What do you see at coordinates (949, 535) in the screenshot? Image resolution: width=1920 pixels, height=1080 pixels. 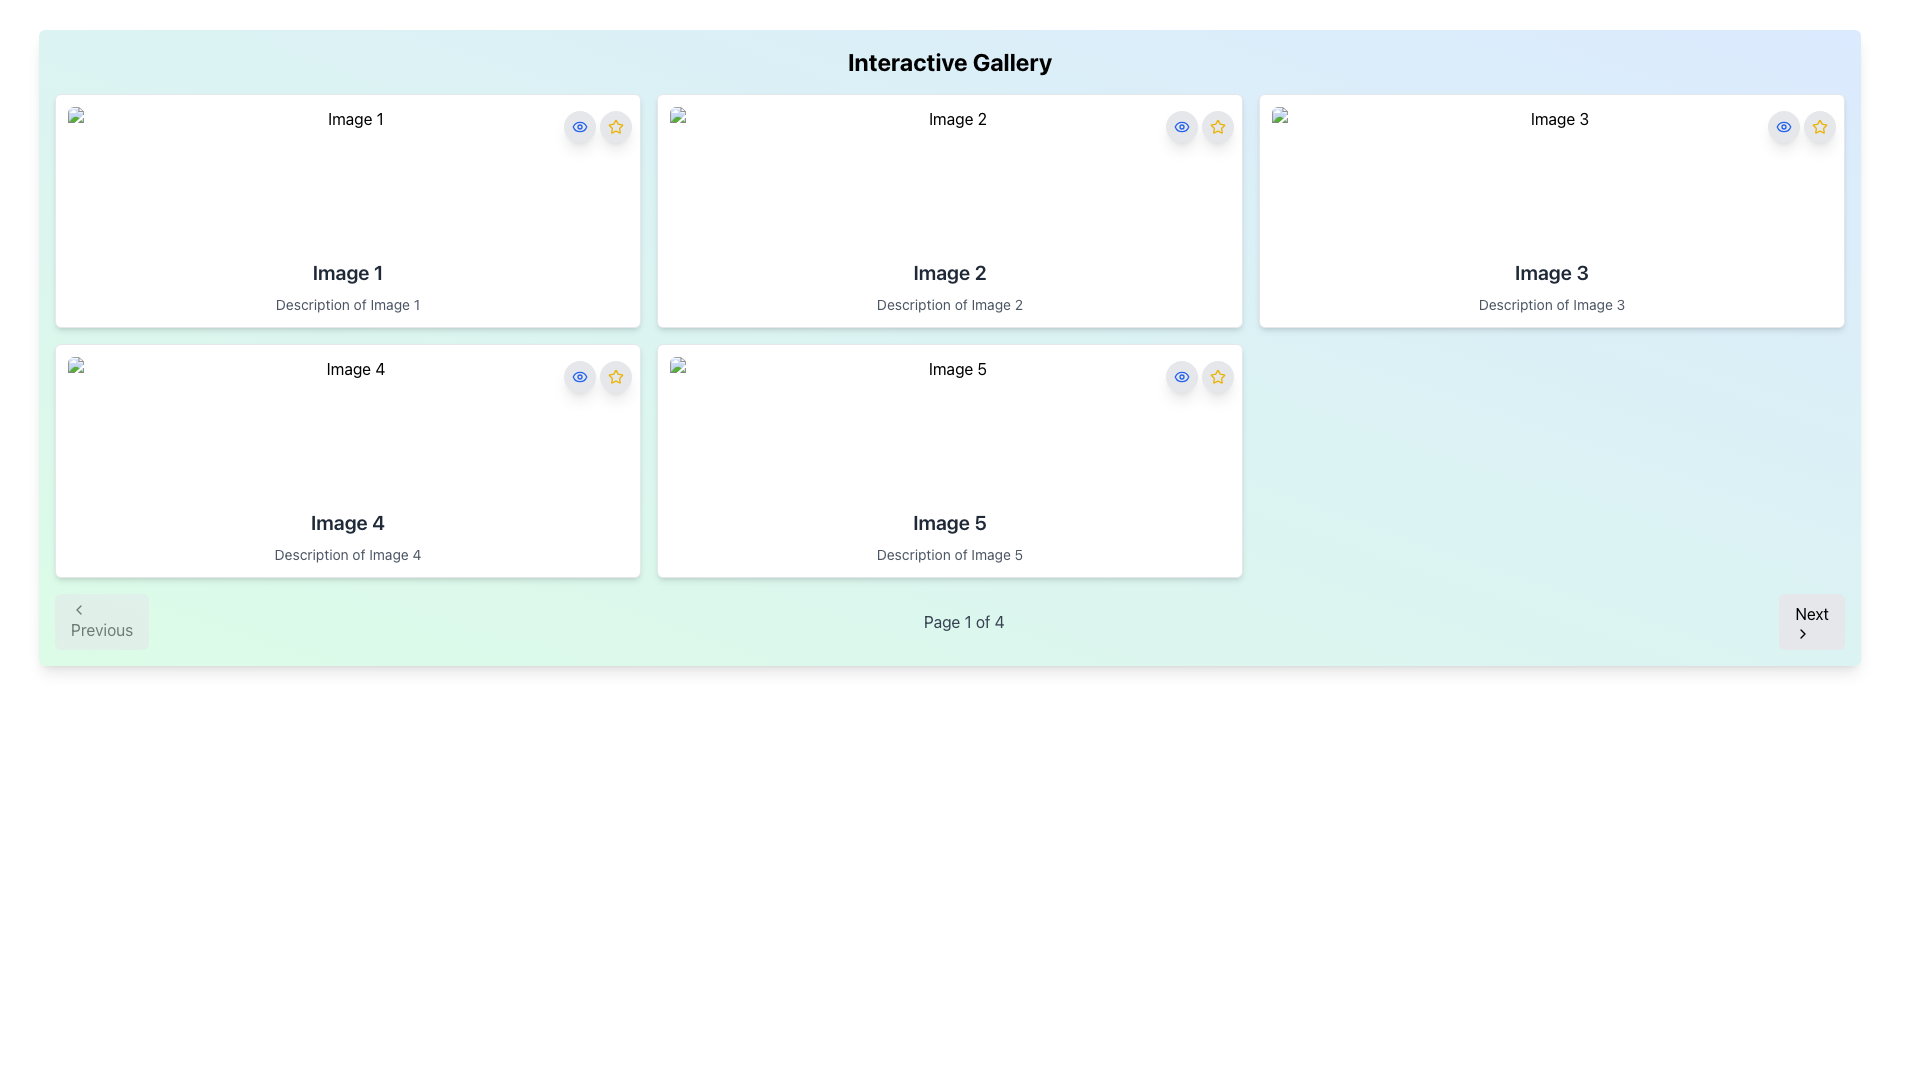 I see `the nearby elements of the text content area titled 'Image 5', located at the bottom right of the gallery card` at bounding box center [949, 535].